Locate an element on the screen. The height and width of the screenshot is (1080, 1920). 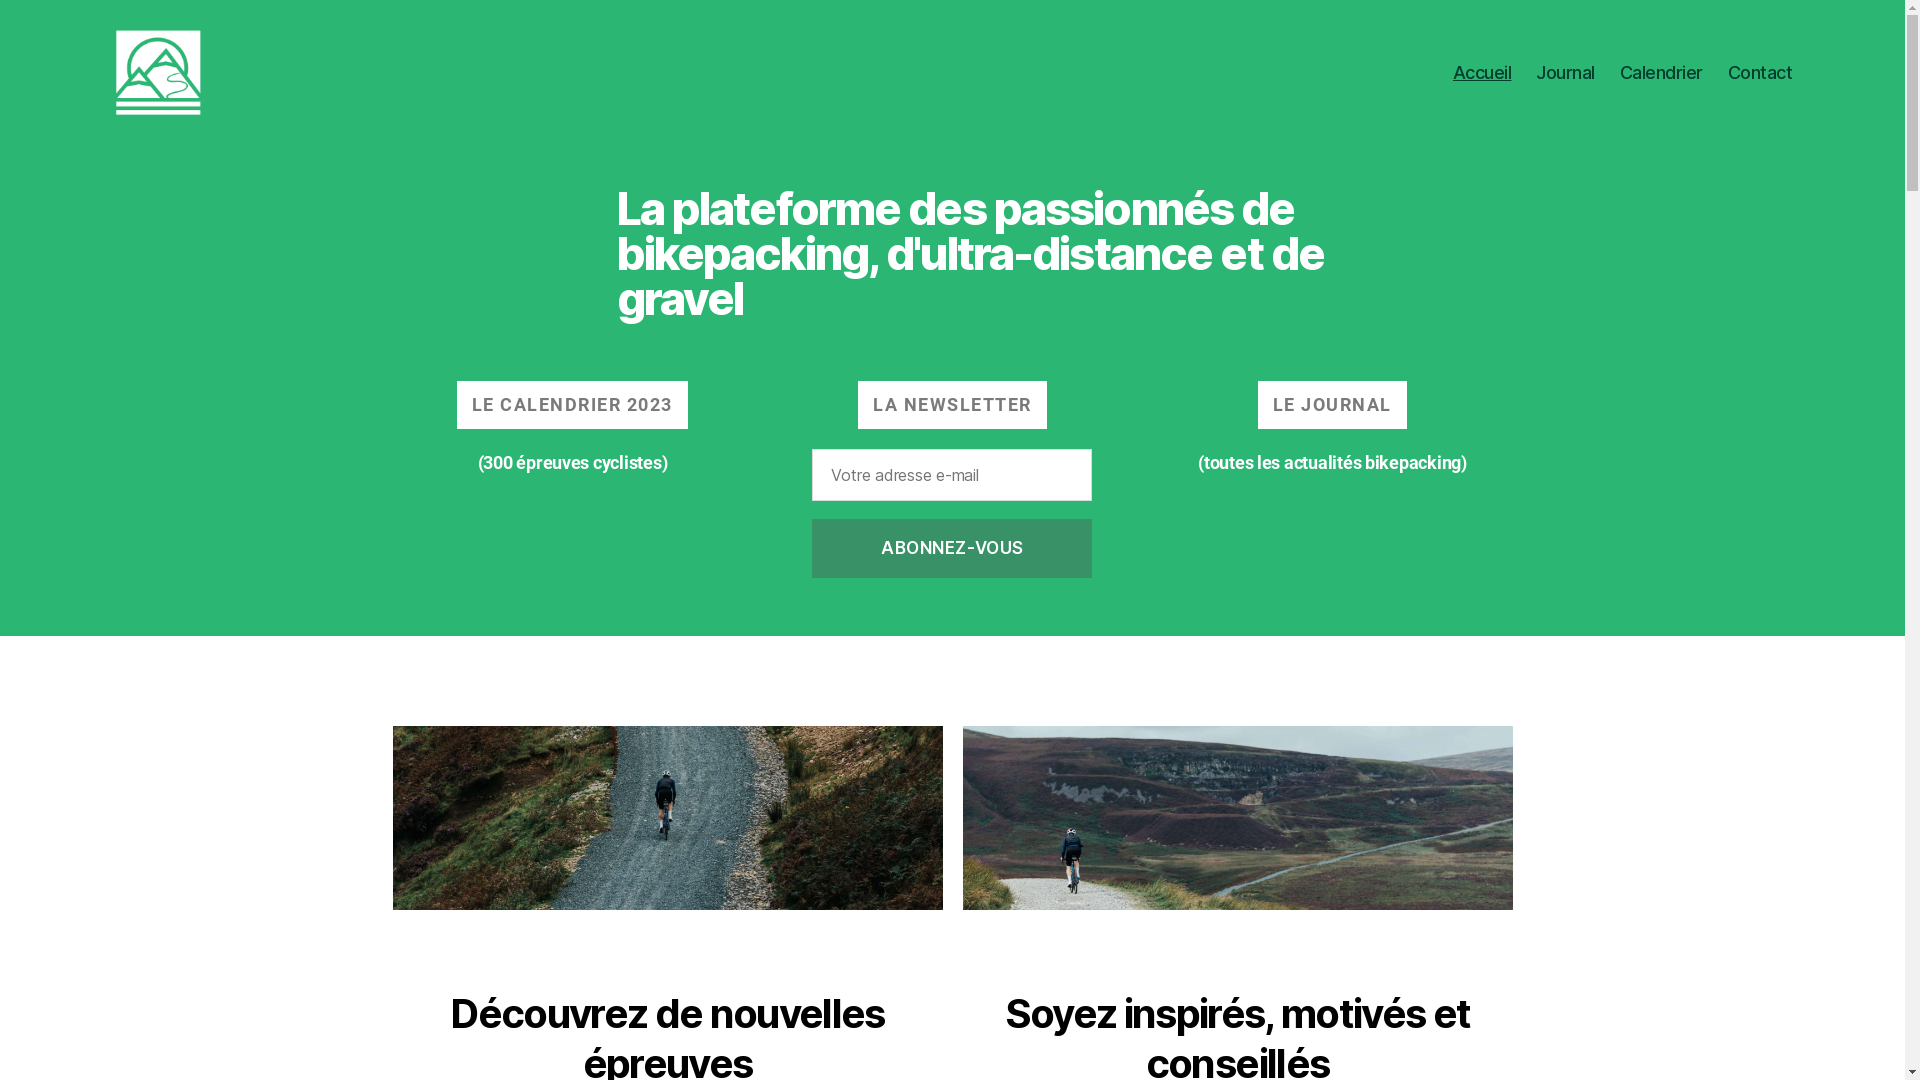
'Contact' is located at coordinates (1727, 72).